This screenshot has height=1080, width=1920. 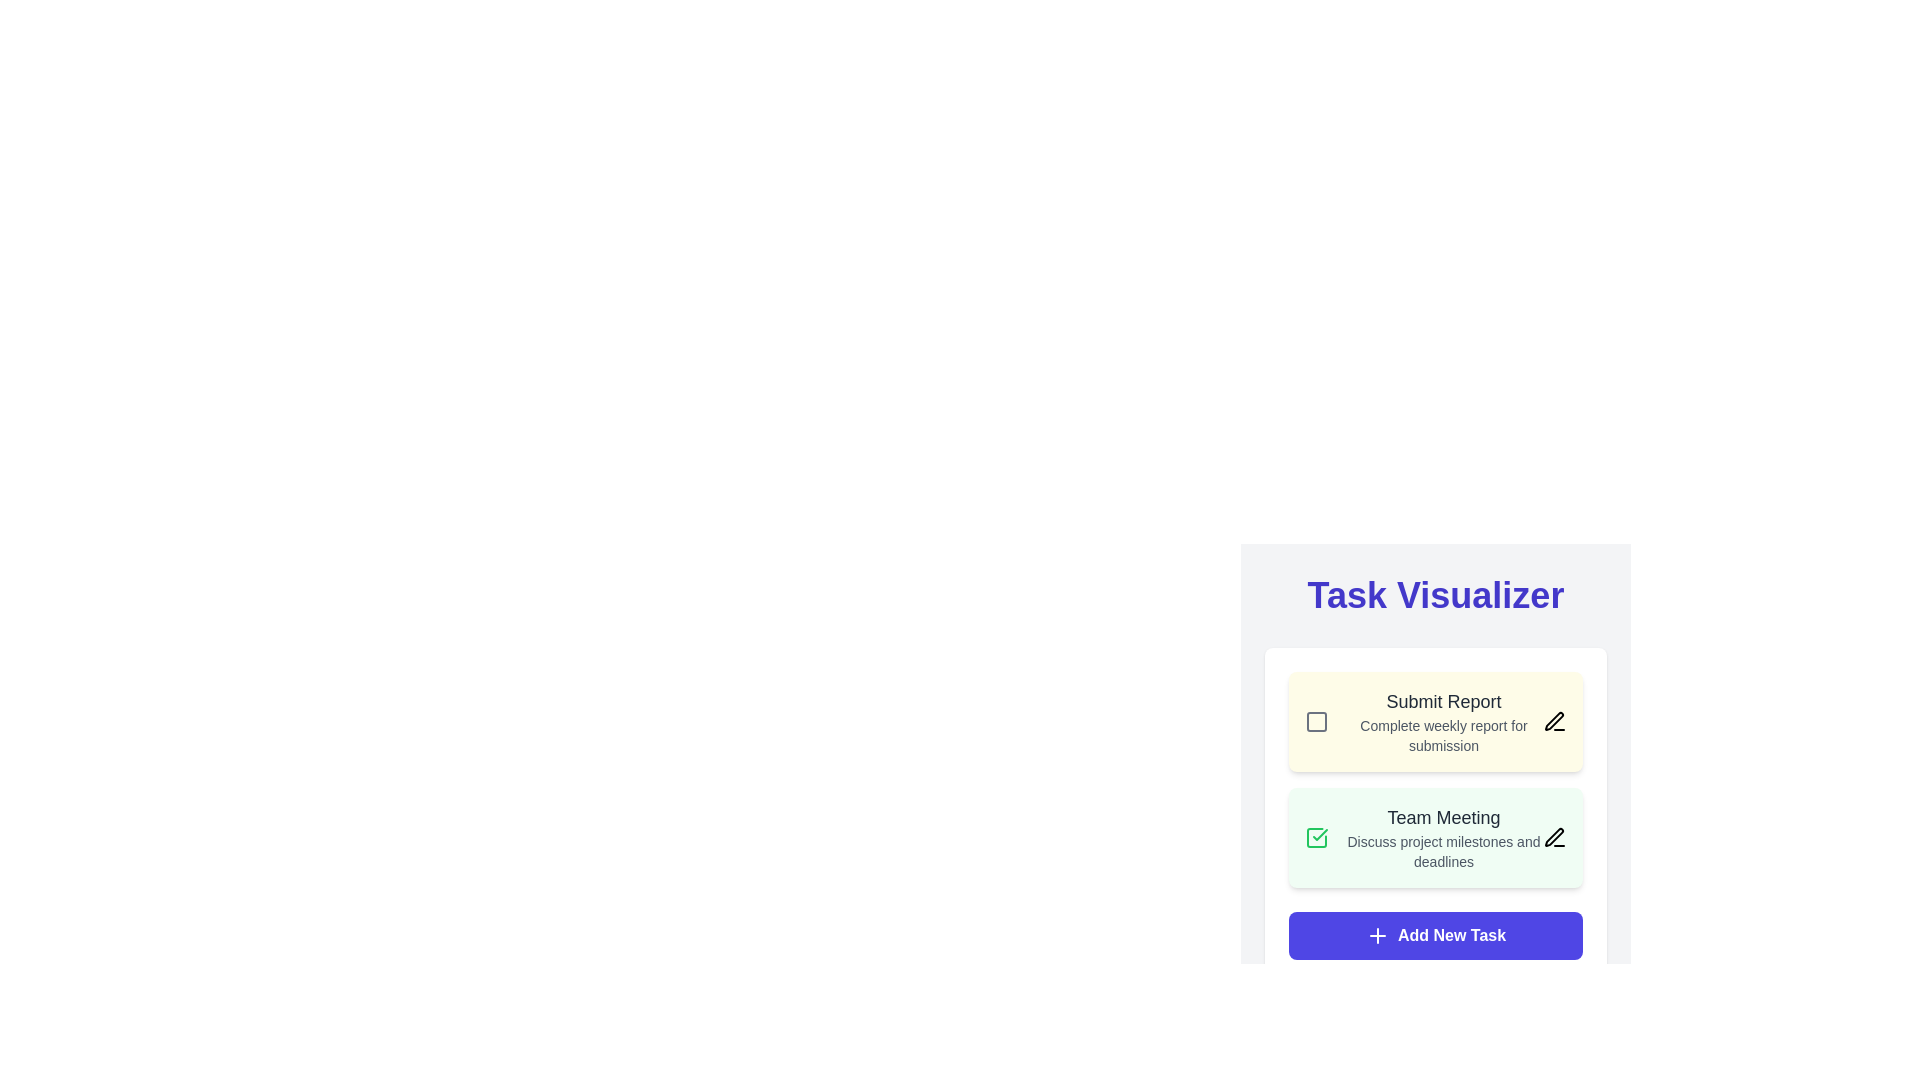 What do you see at coordinates (1554, 721) in the screenshot?
I see `the pencil icon next to the 'Submit Report' task to edit it` at bounding box center [1554, 721].